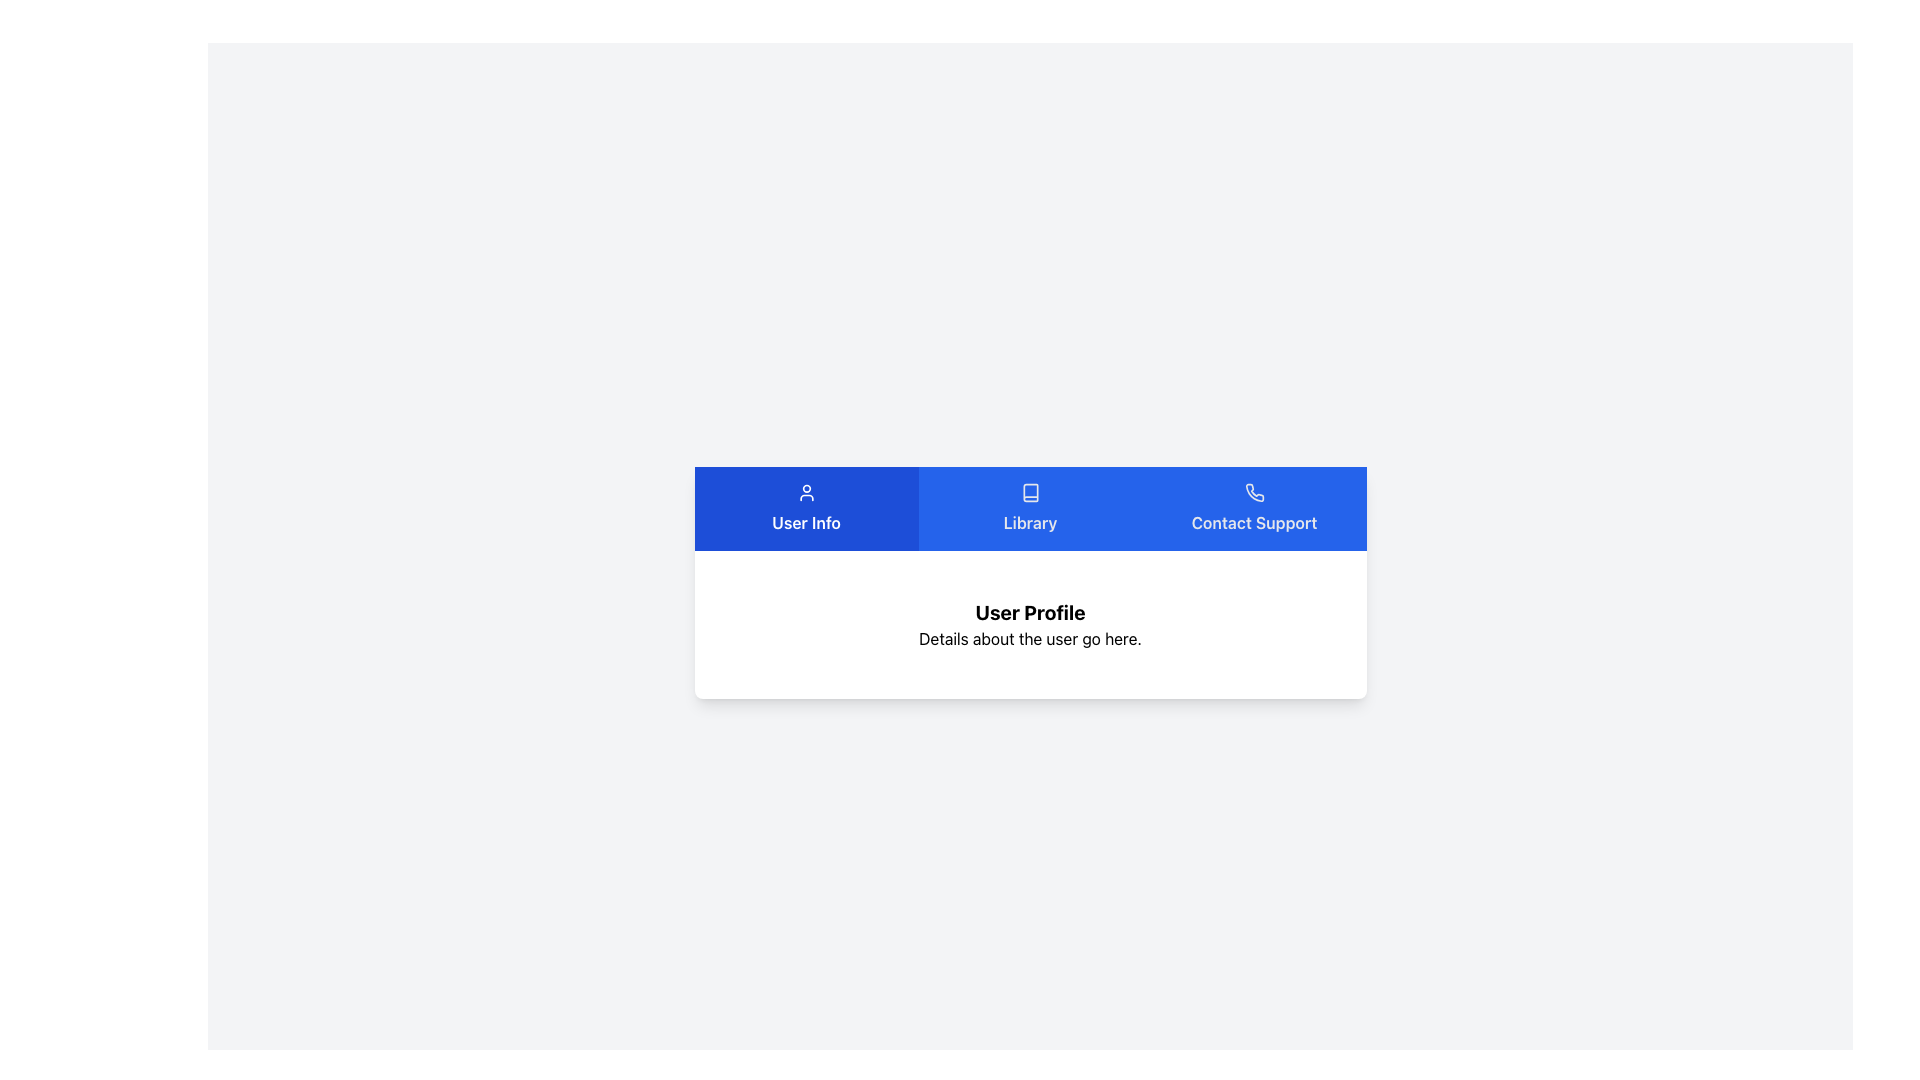  I want to click on the user profile icon located in the top navigation bar, so click(806, 493).